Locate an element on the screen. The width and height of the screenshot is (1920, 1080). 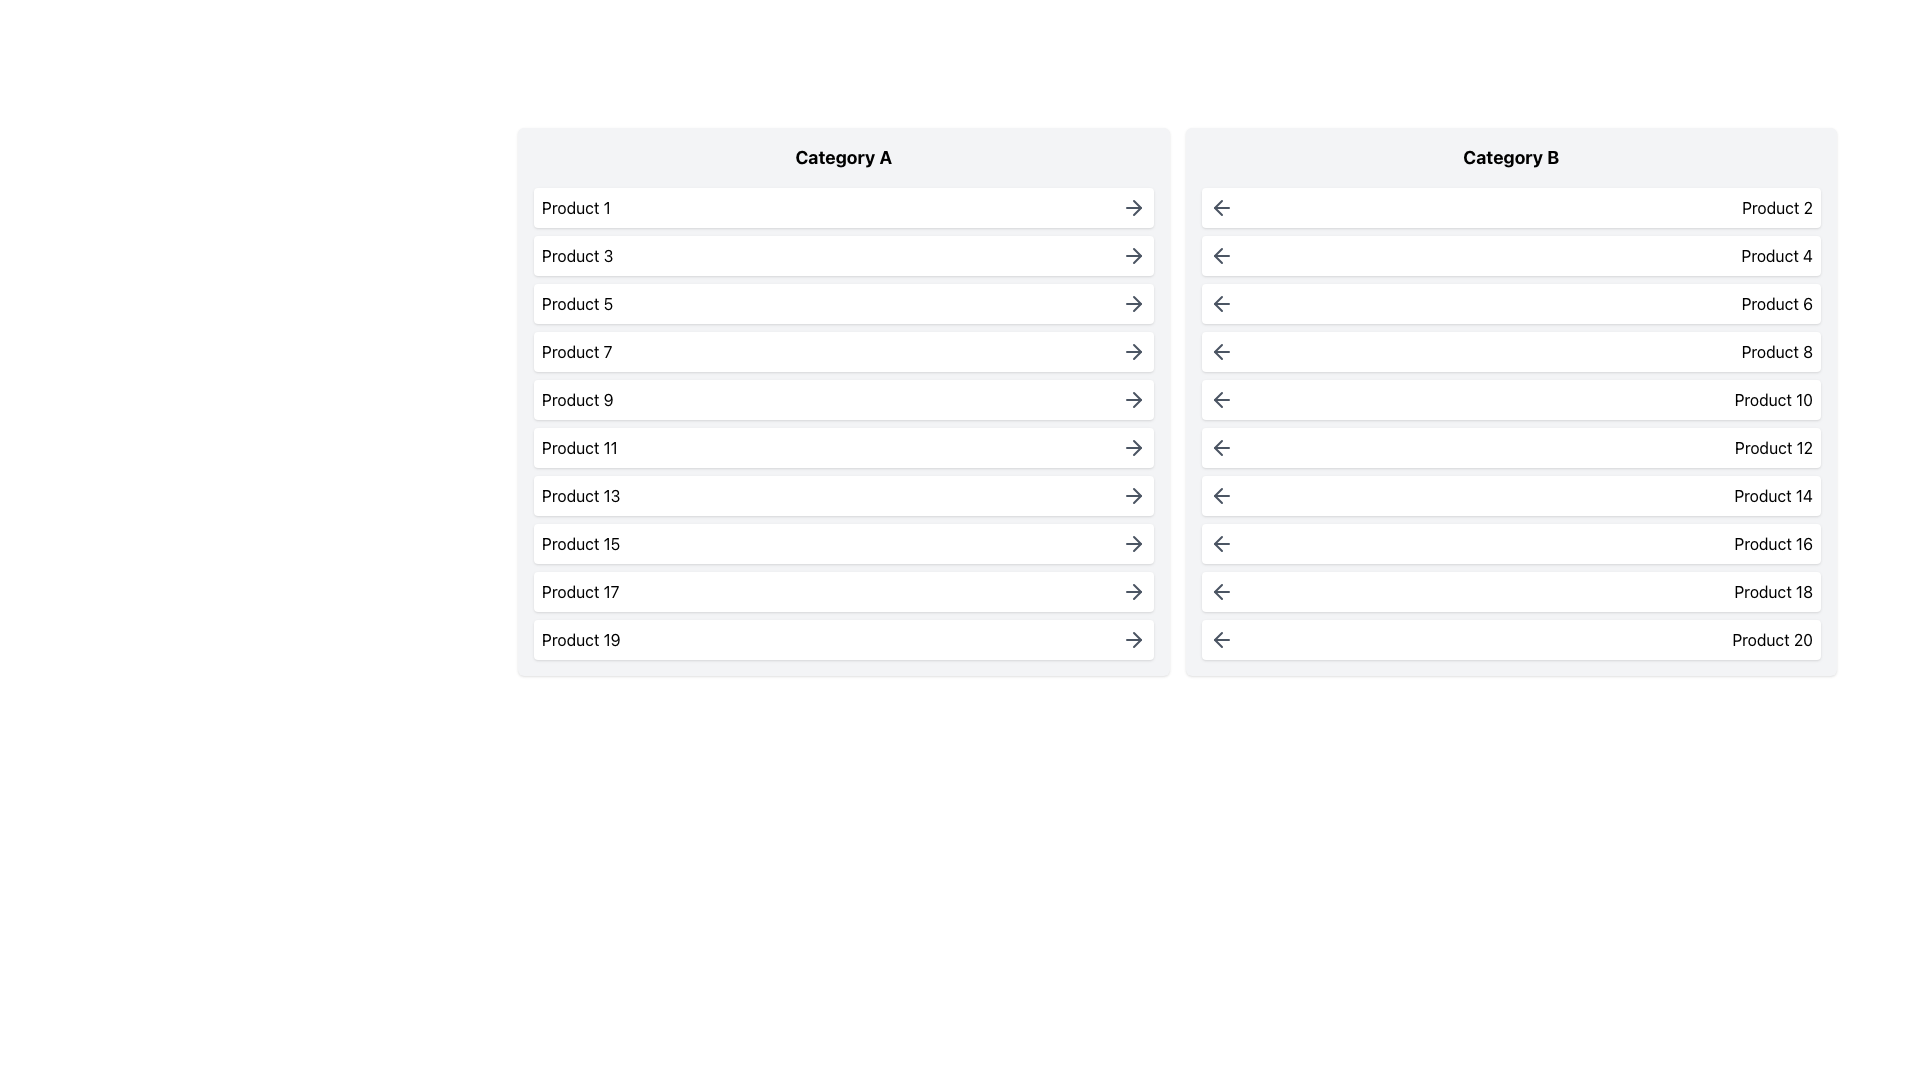
the leftward action button located in the row labeled 'Product 16' under 'Category B' is located at coordinates (1220, 543).